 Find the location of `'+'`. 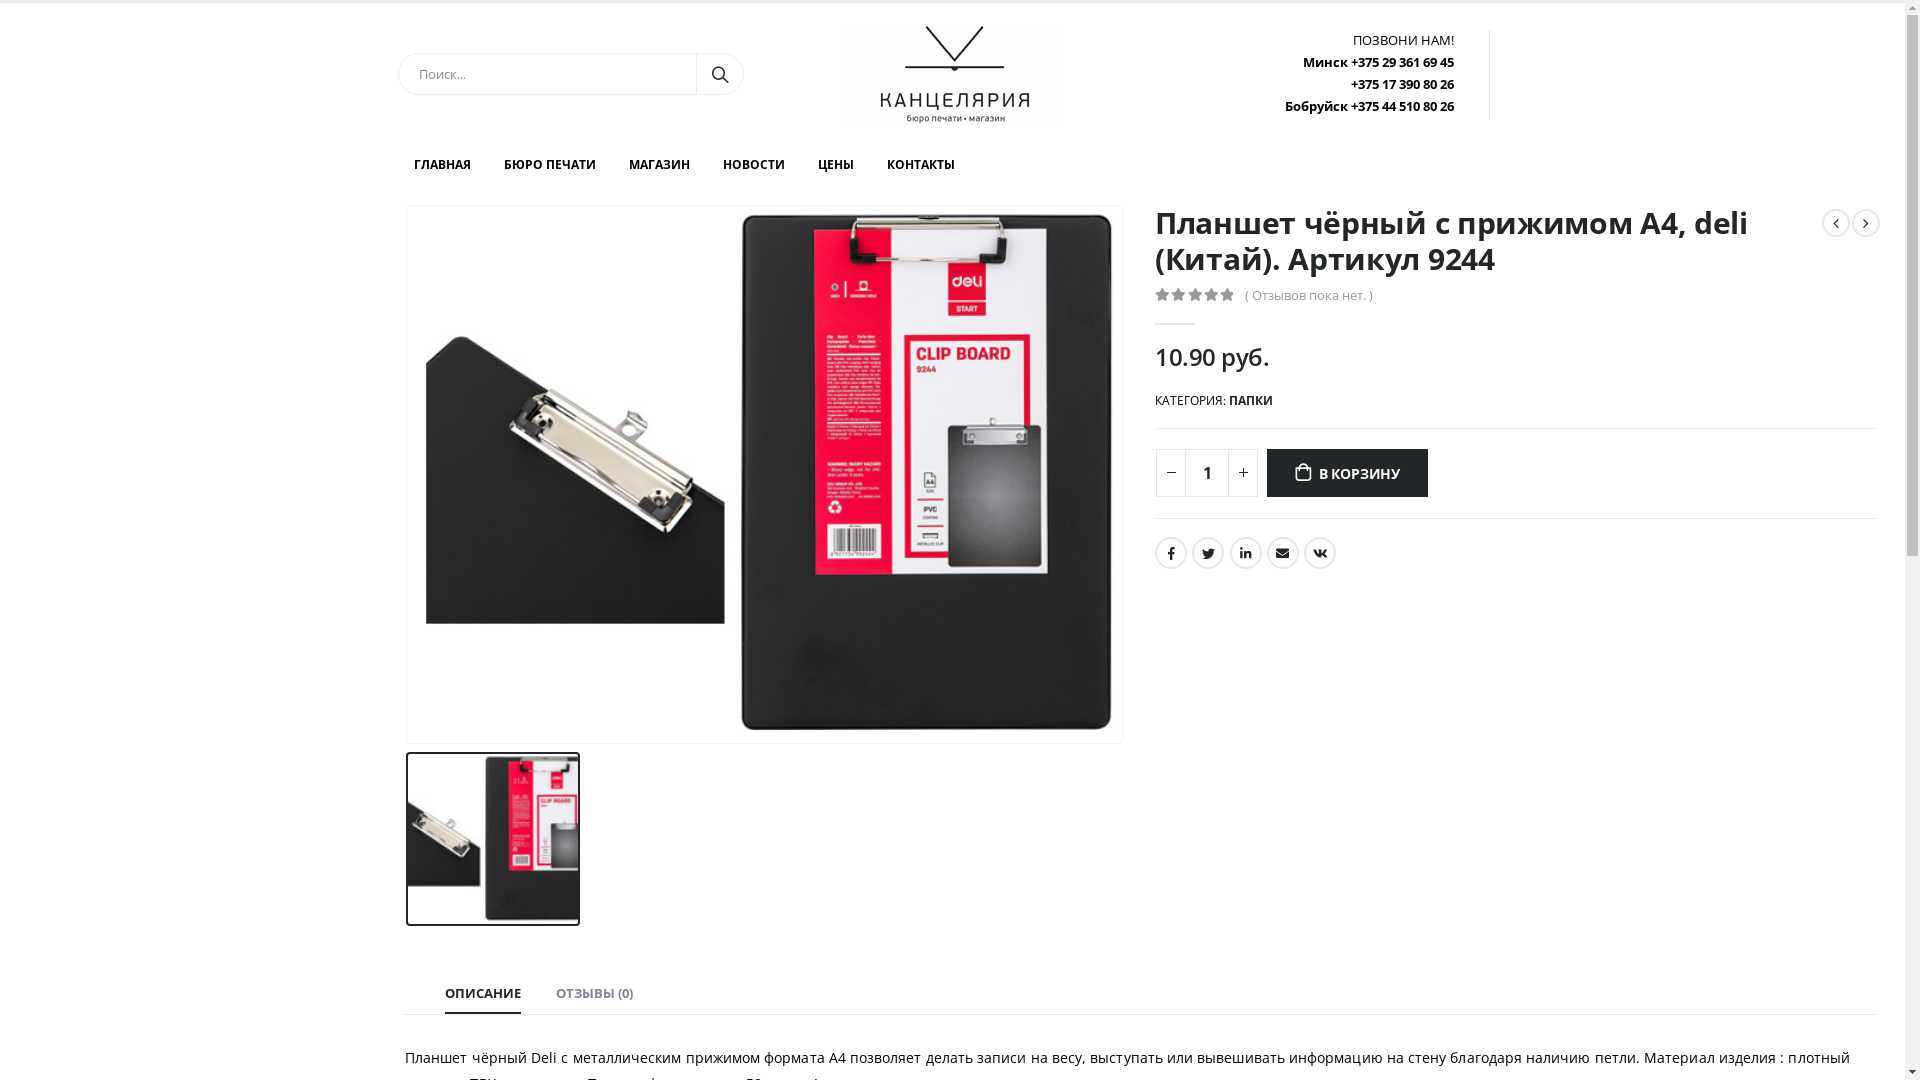

'+' is located at coordinates (1242, 473).